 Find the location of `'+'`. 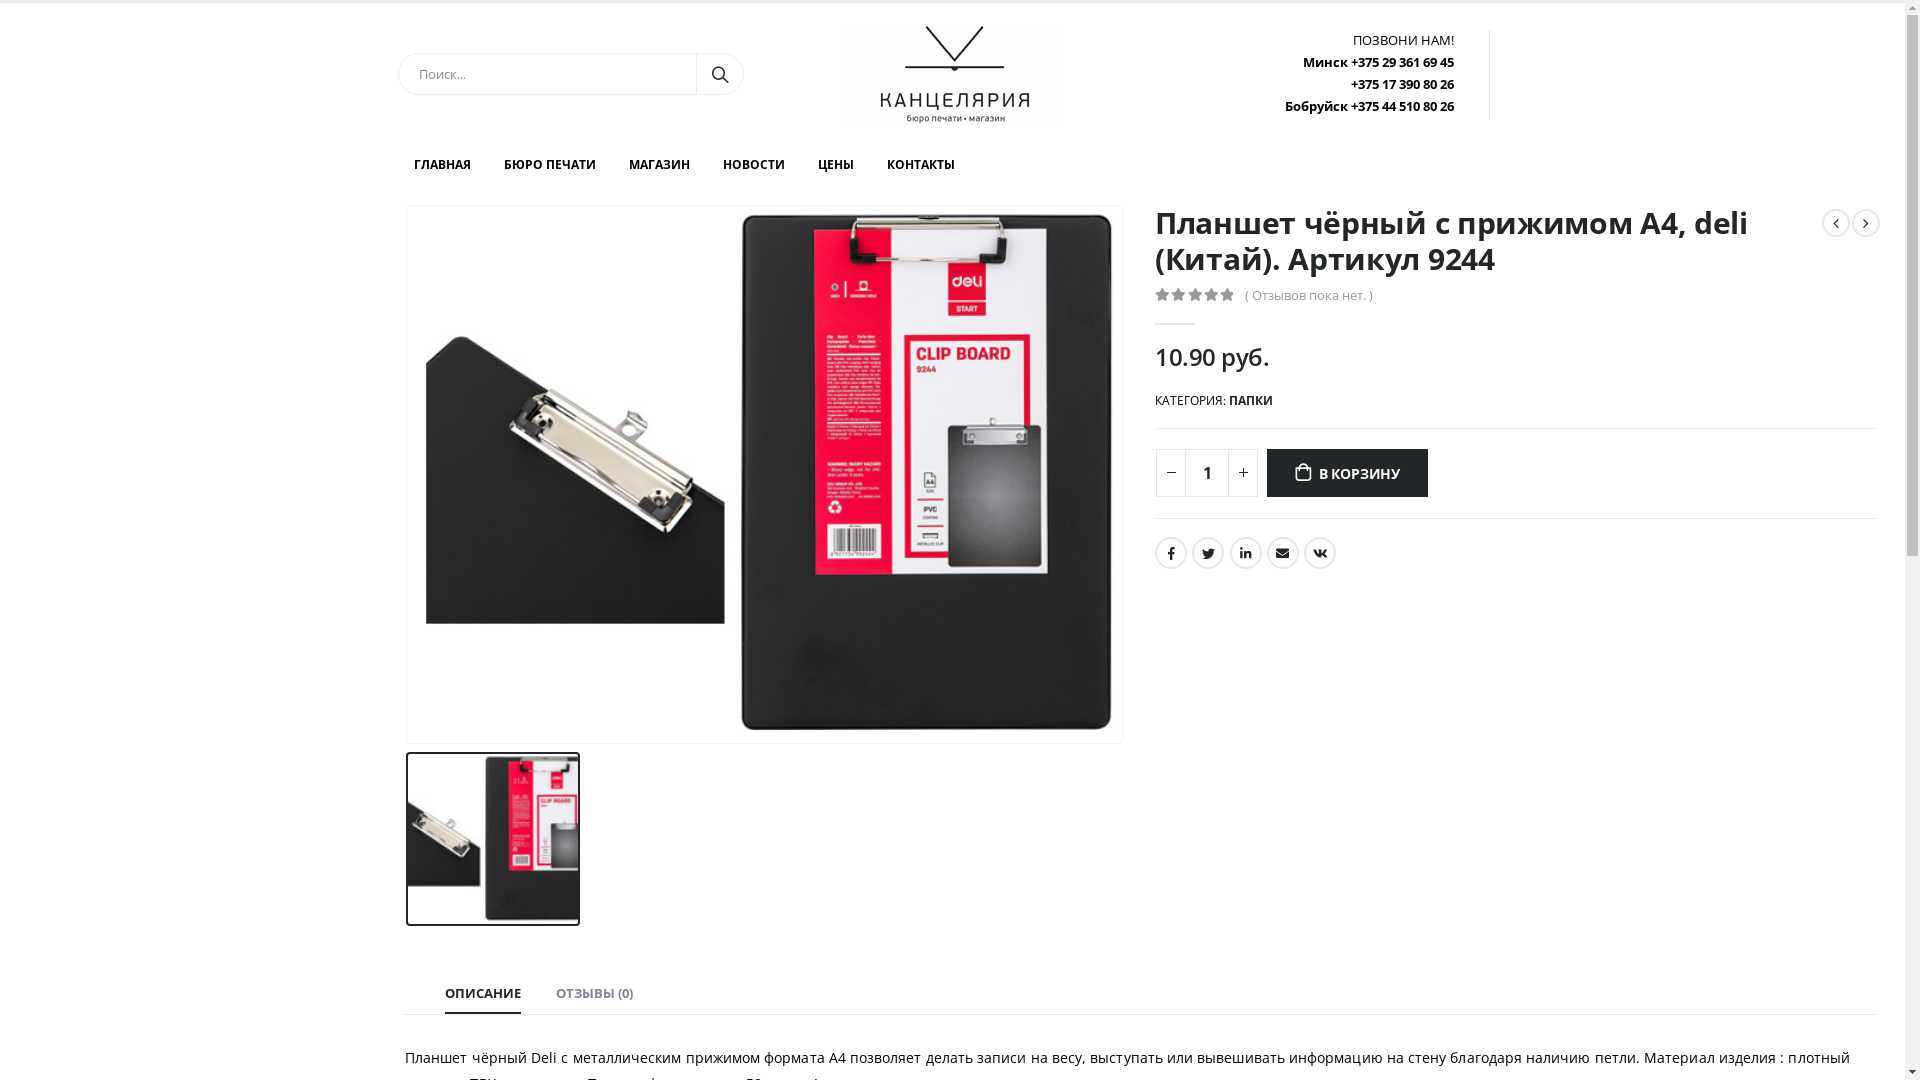

'+' is located at coordinates (1242, 473).